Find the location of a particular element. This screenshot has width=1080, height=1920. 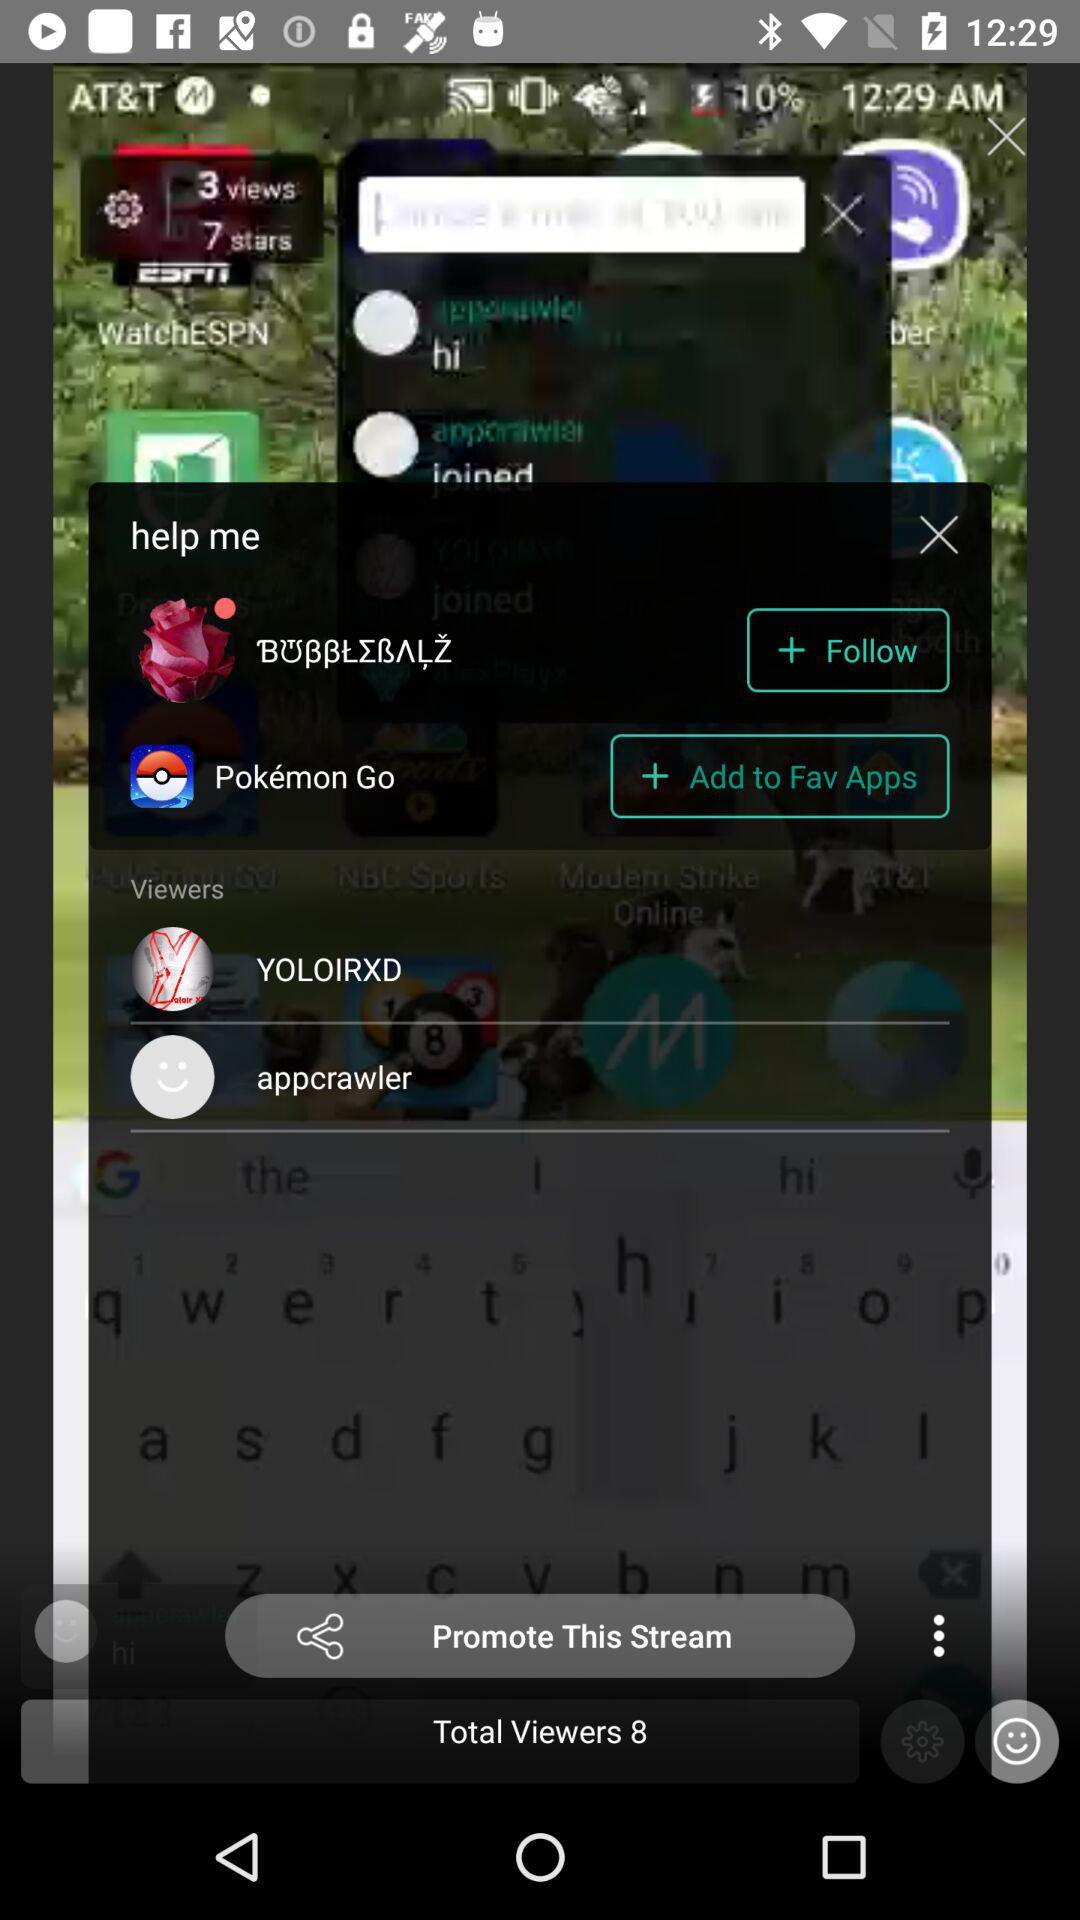

the emoji icon is located at coordinates (1017, 1740).